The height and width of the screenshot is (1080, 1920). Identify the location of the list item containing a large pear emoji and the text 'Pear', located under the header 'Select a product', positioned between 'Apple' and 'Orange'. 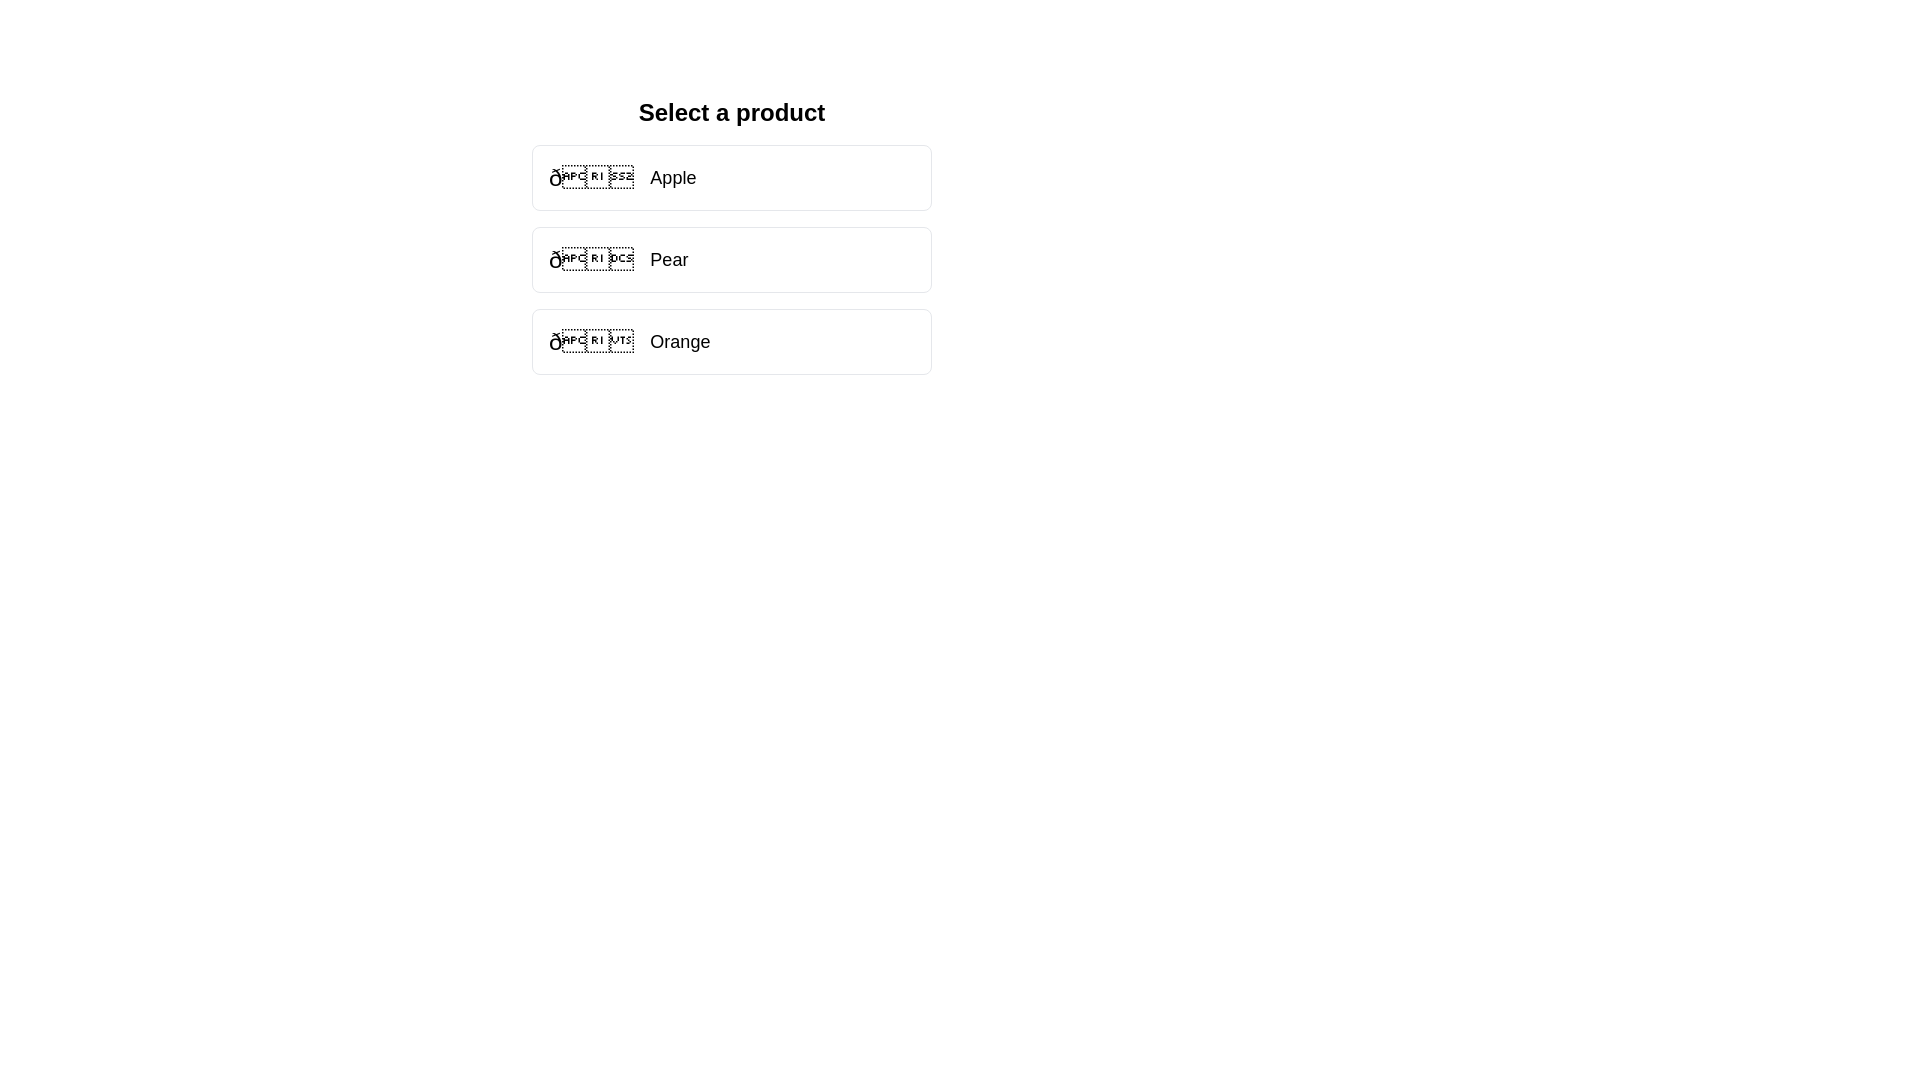
(617, 258).